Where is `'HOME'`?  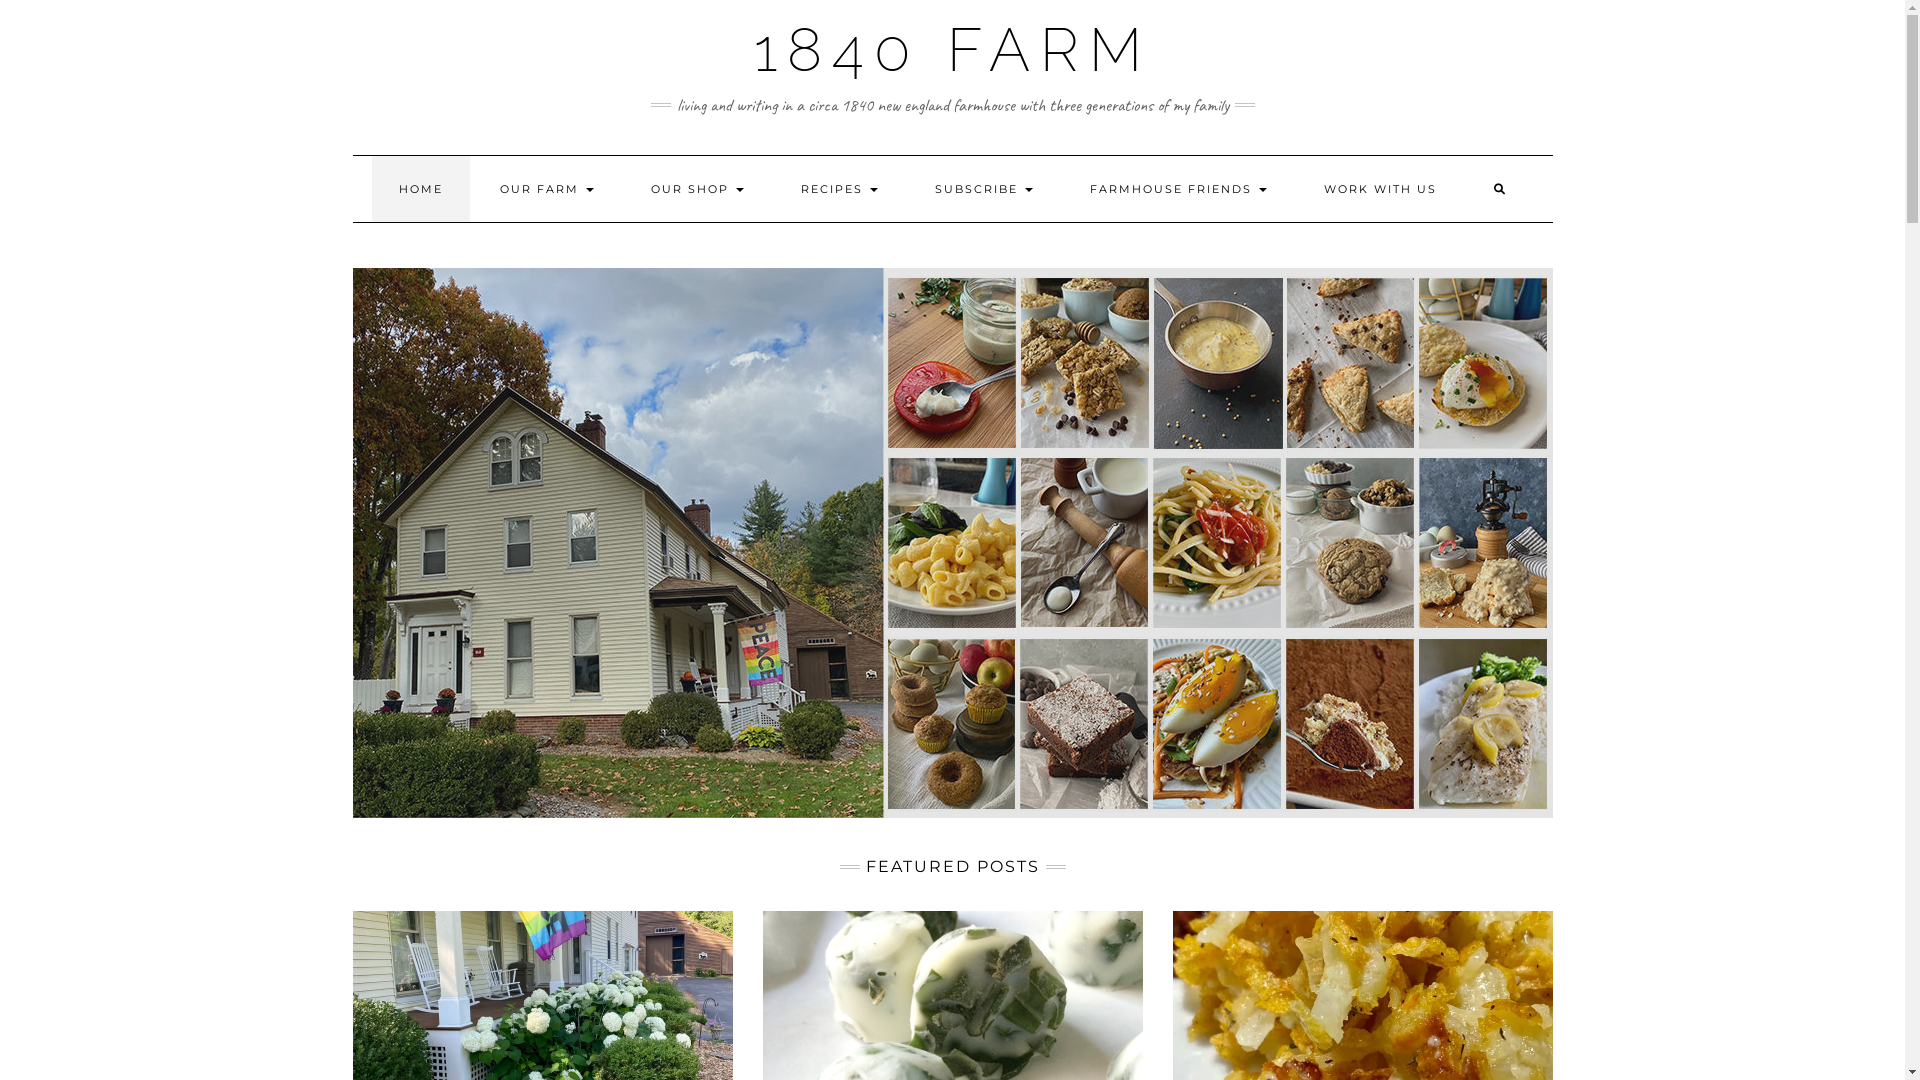
'HOME' is located at coordinates (420, 189).